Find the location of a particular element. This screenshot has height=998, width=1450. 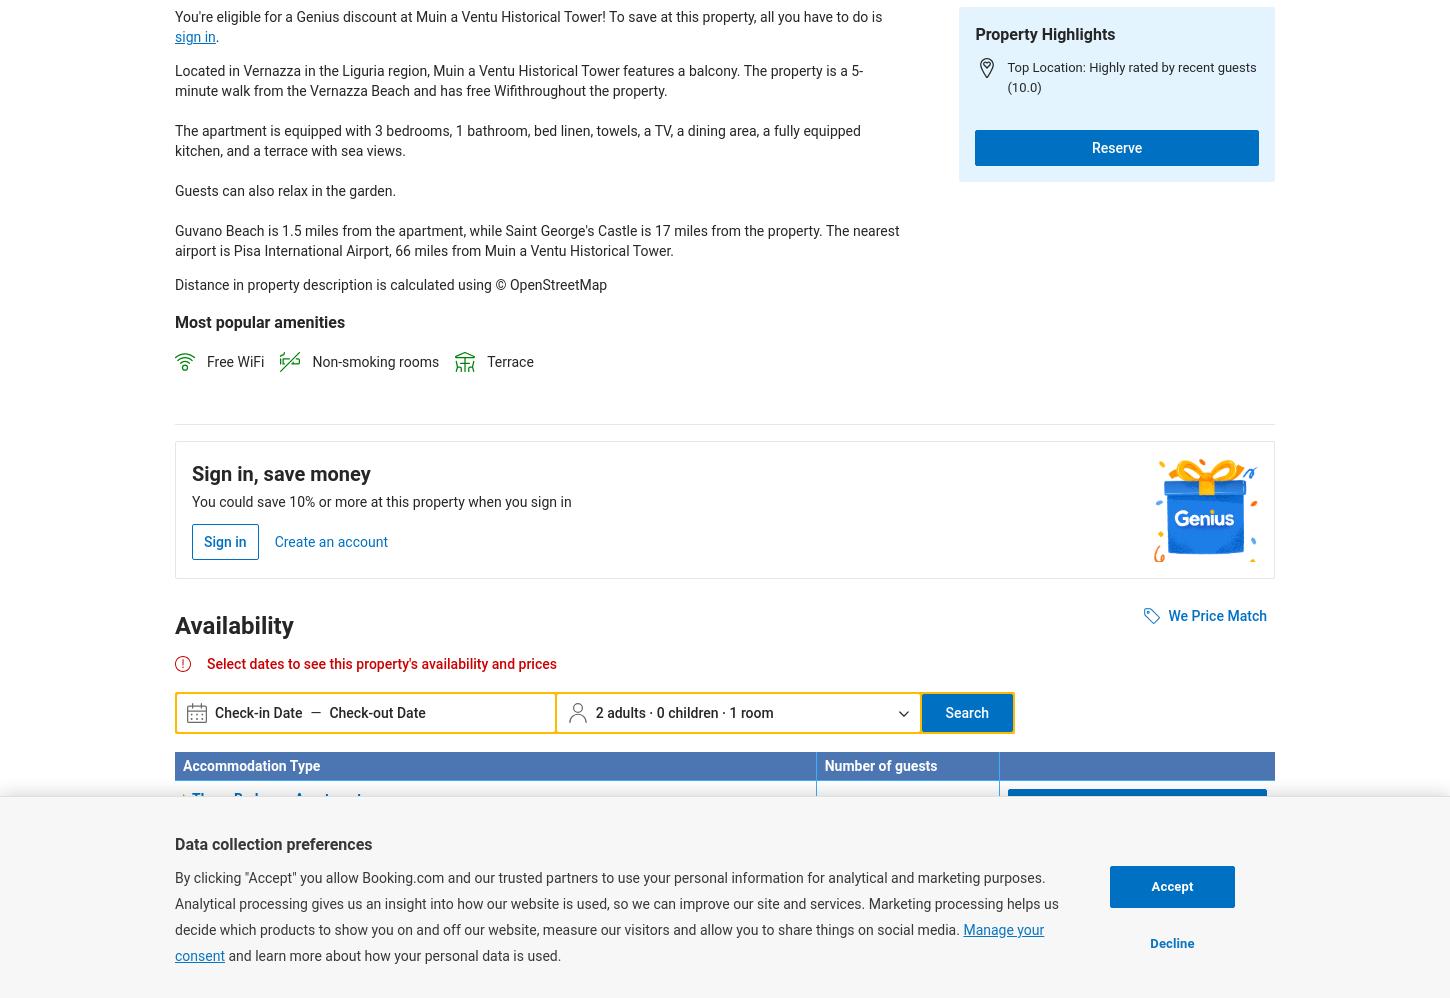

'Check-in Date' is located at coordinates (214, 712).